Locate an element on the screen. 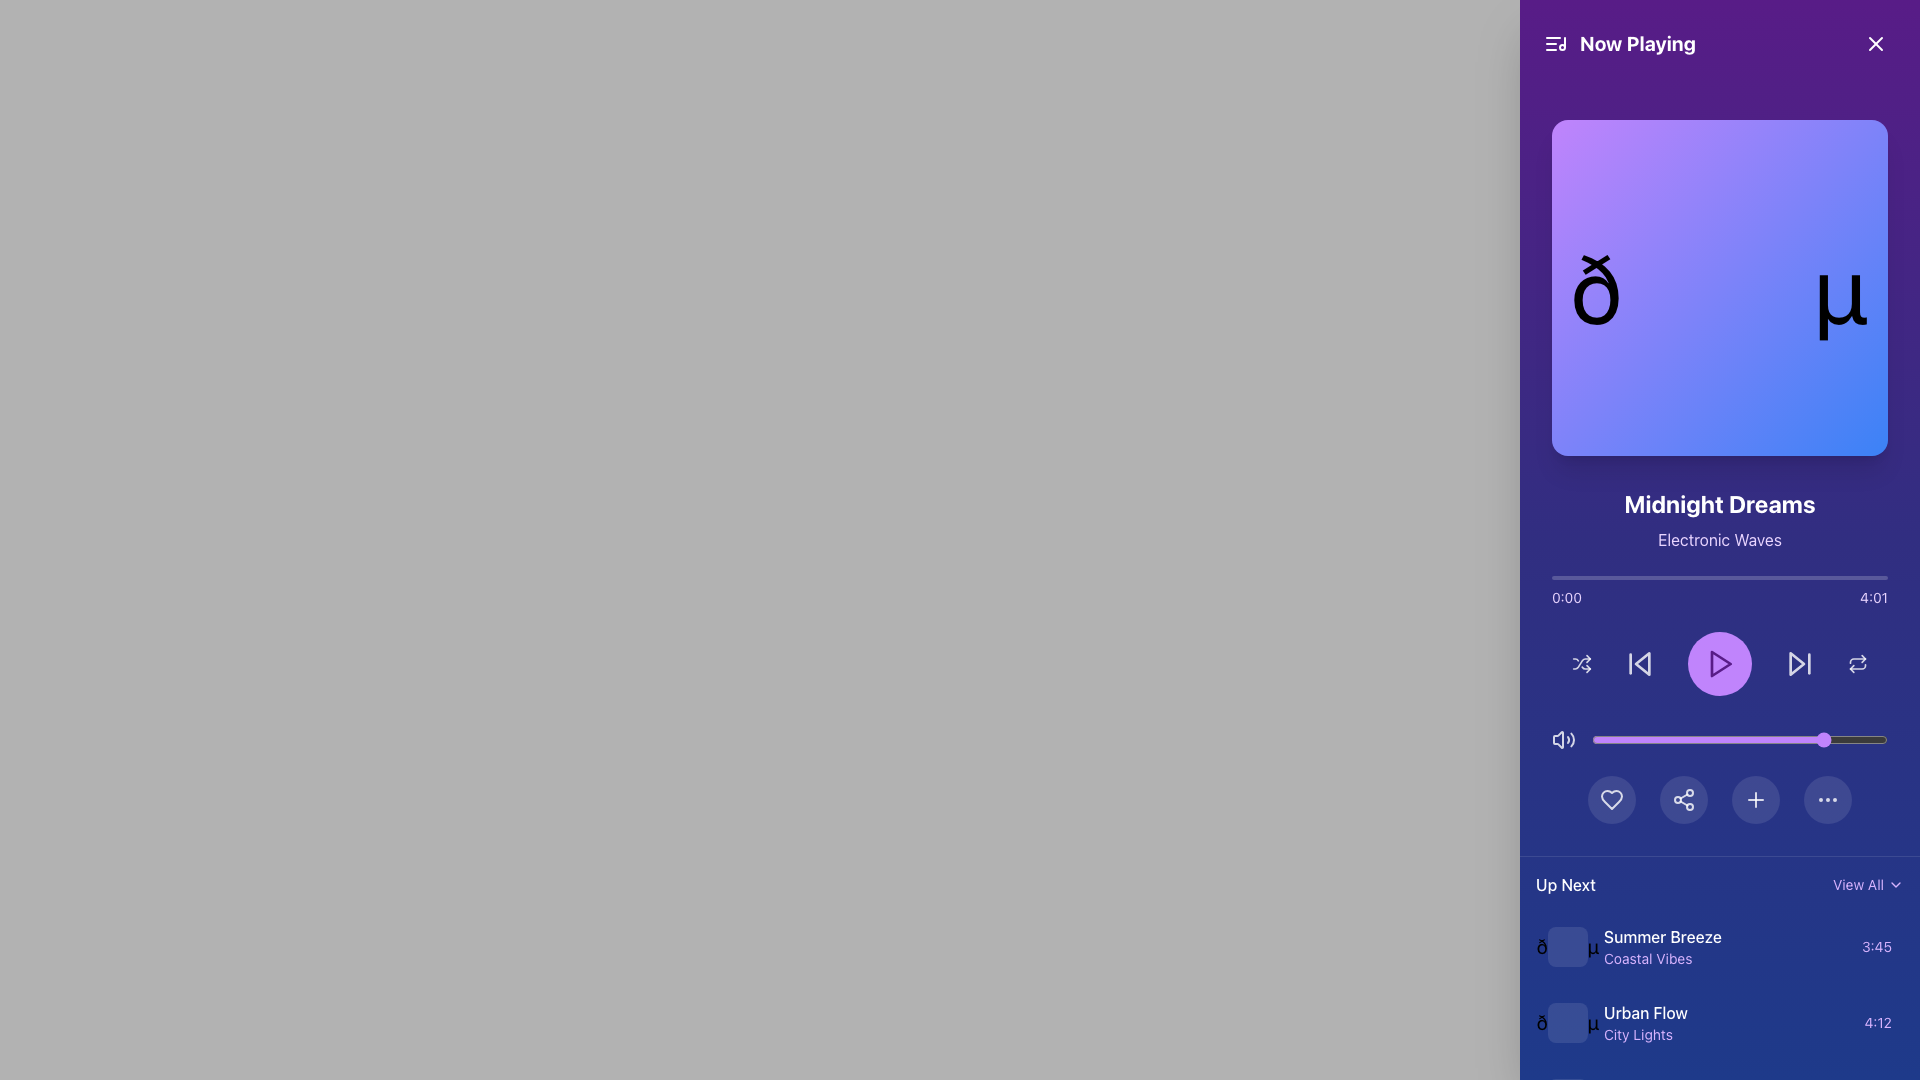  the shuffle button located on the control bar, which is the first icon directly to the left of the play button is located at coordinates (1581, 663).